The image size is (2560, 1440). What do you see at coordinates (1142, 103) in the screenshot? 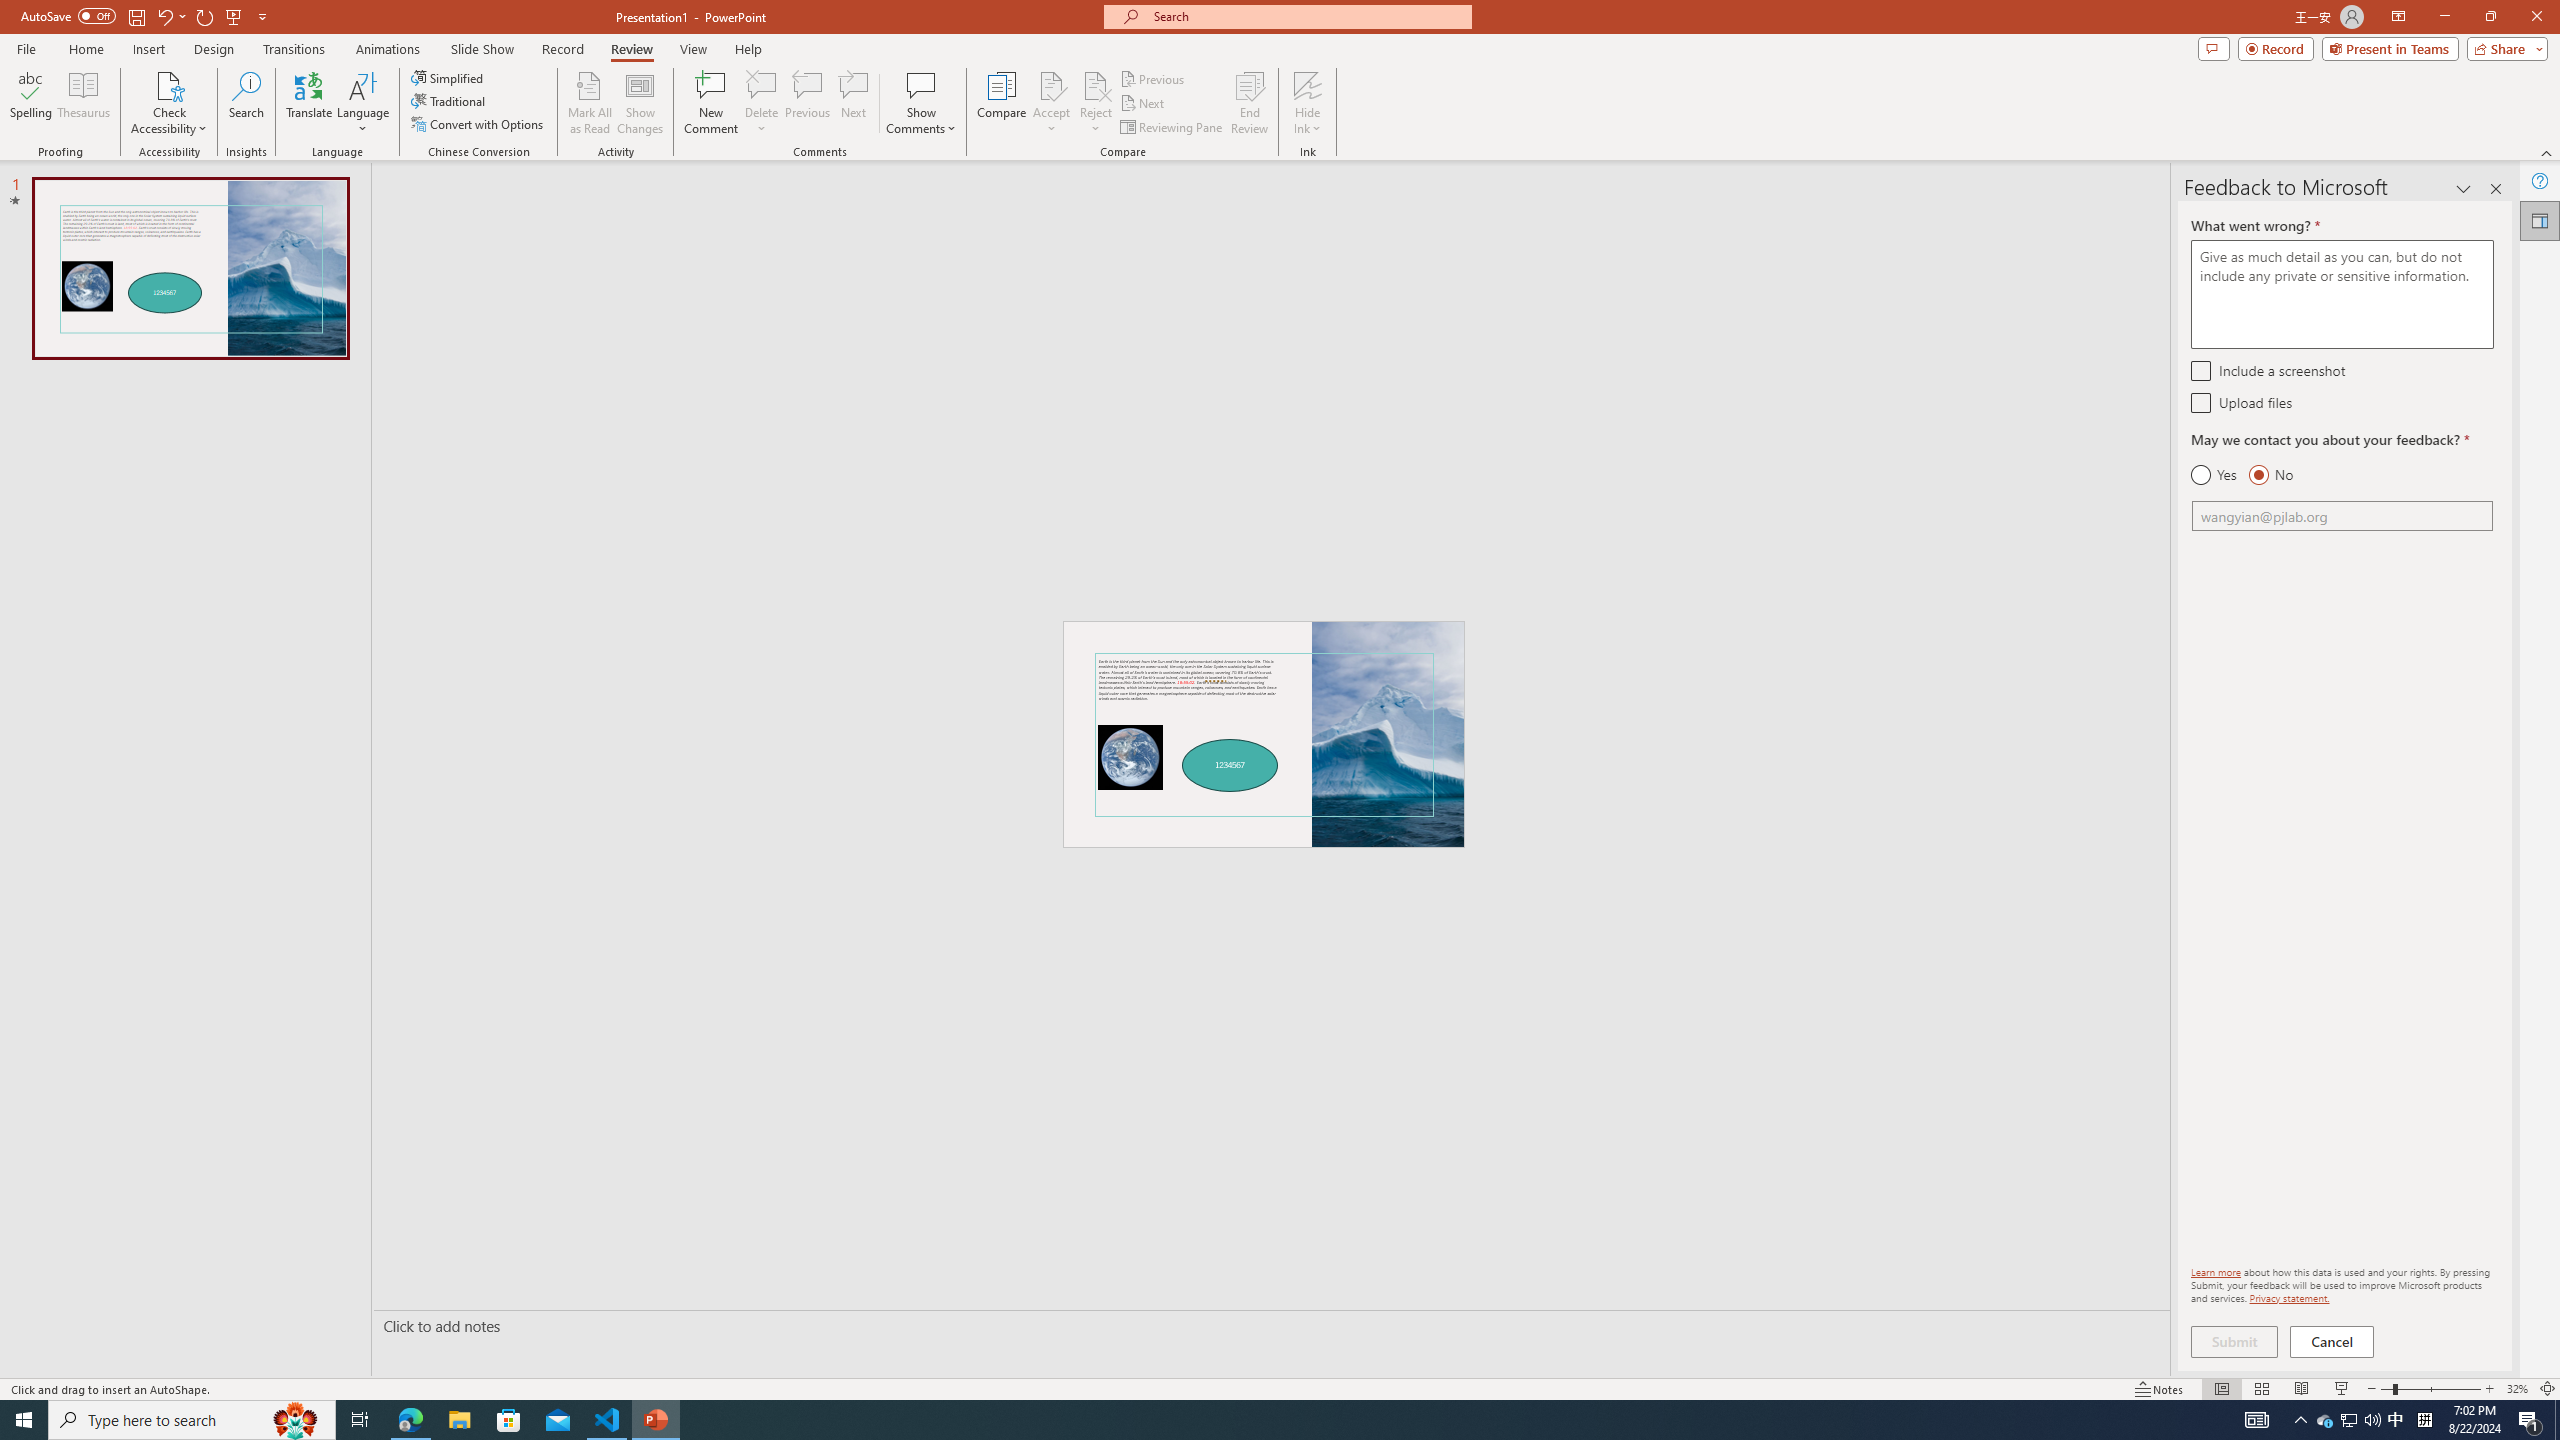
I see `'Next'` at bounding box center [1142, 103].